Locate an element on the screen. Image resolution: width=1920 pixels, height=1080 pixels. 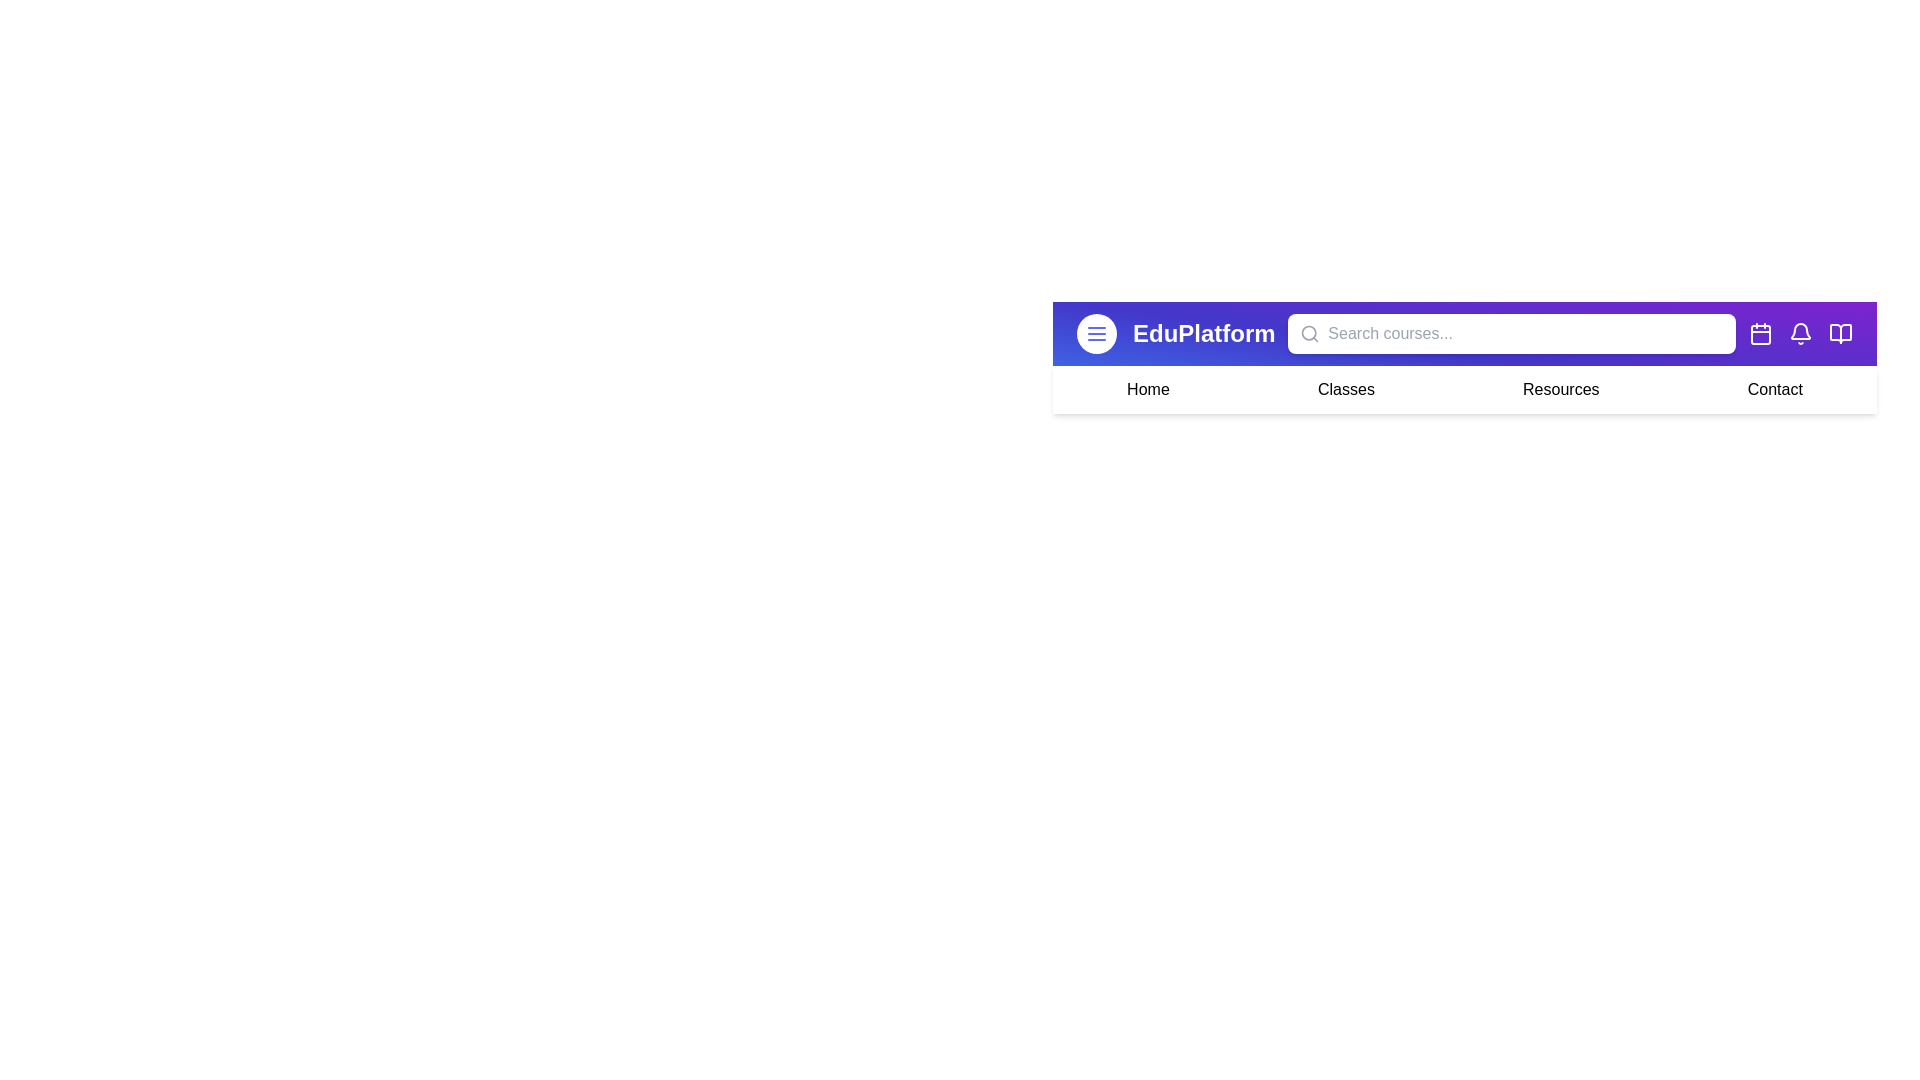
the navigation link for Contact is located at coordinates (1775, 389).